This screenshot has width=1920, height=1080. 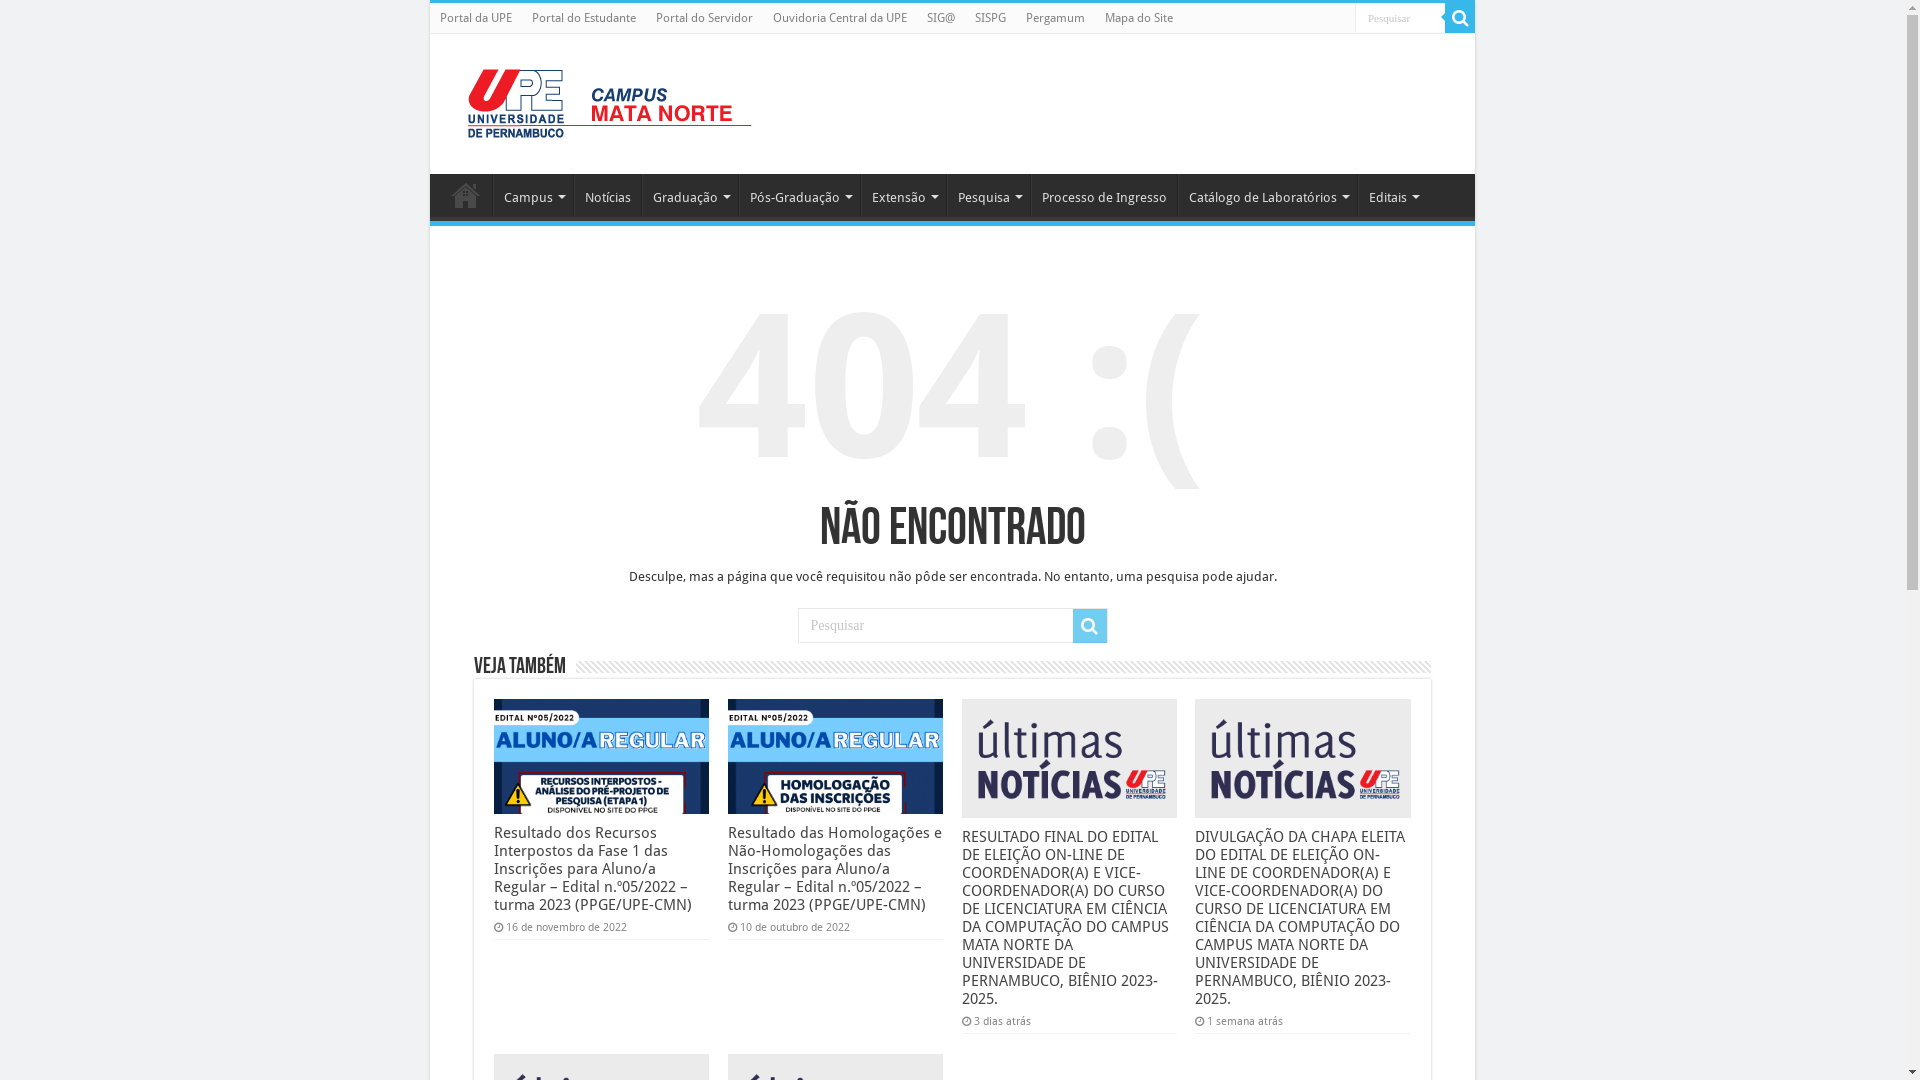 What do you see at coordinates (1031, 195) in the screenshot?
I see `'Processo de Ingresso'` at bounding box center [1031, 195].